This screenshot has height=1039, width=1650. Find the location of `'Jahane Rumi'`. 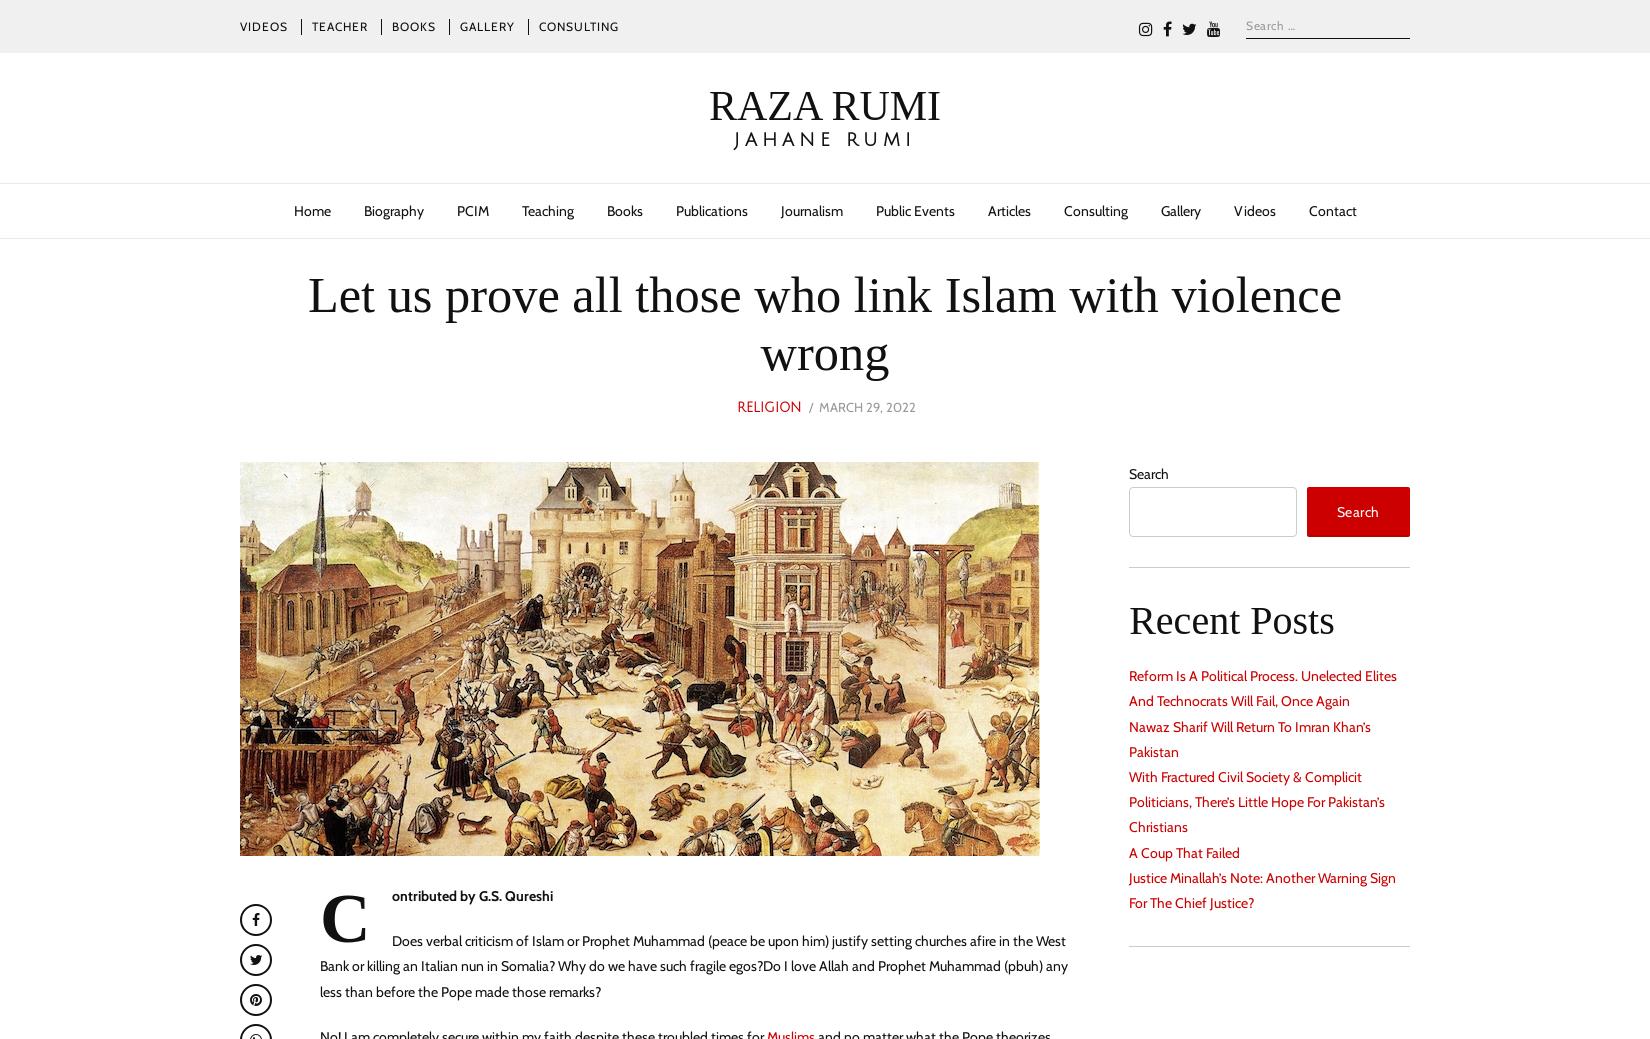

'Jahane Rumi' is located at coordinates (825, 138).